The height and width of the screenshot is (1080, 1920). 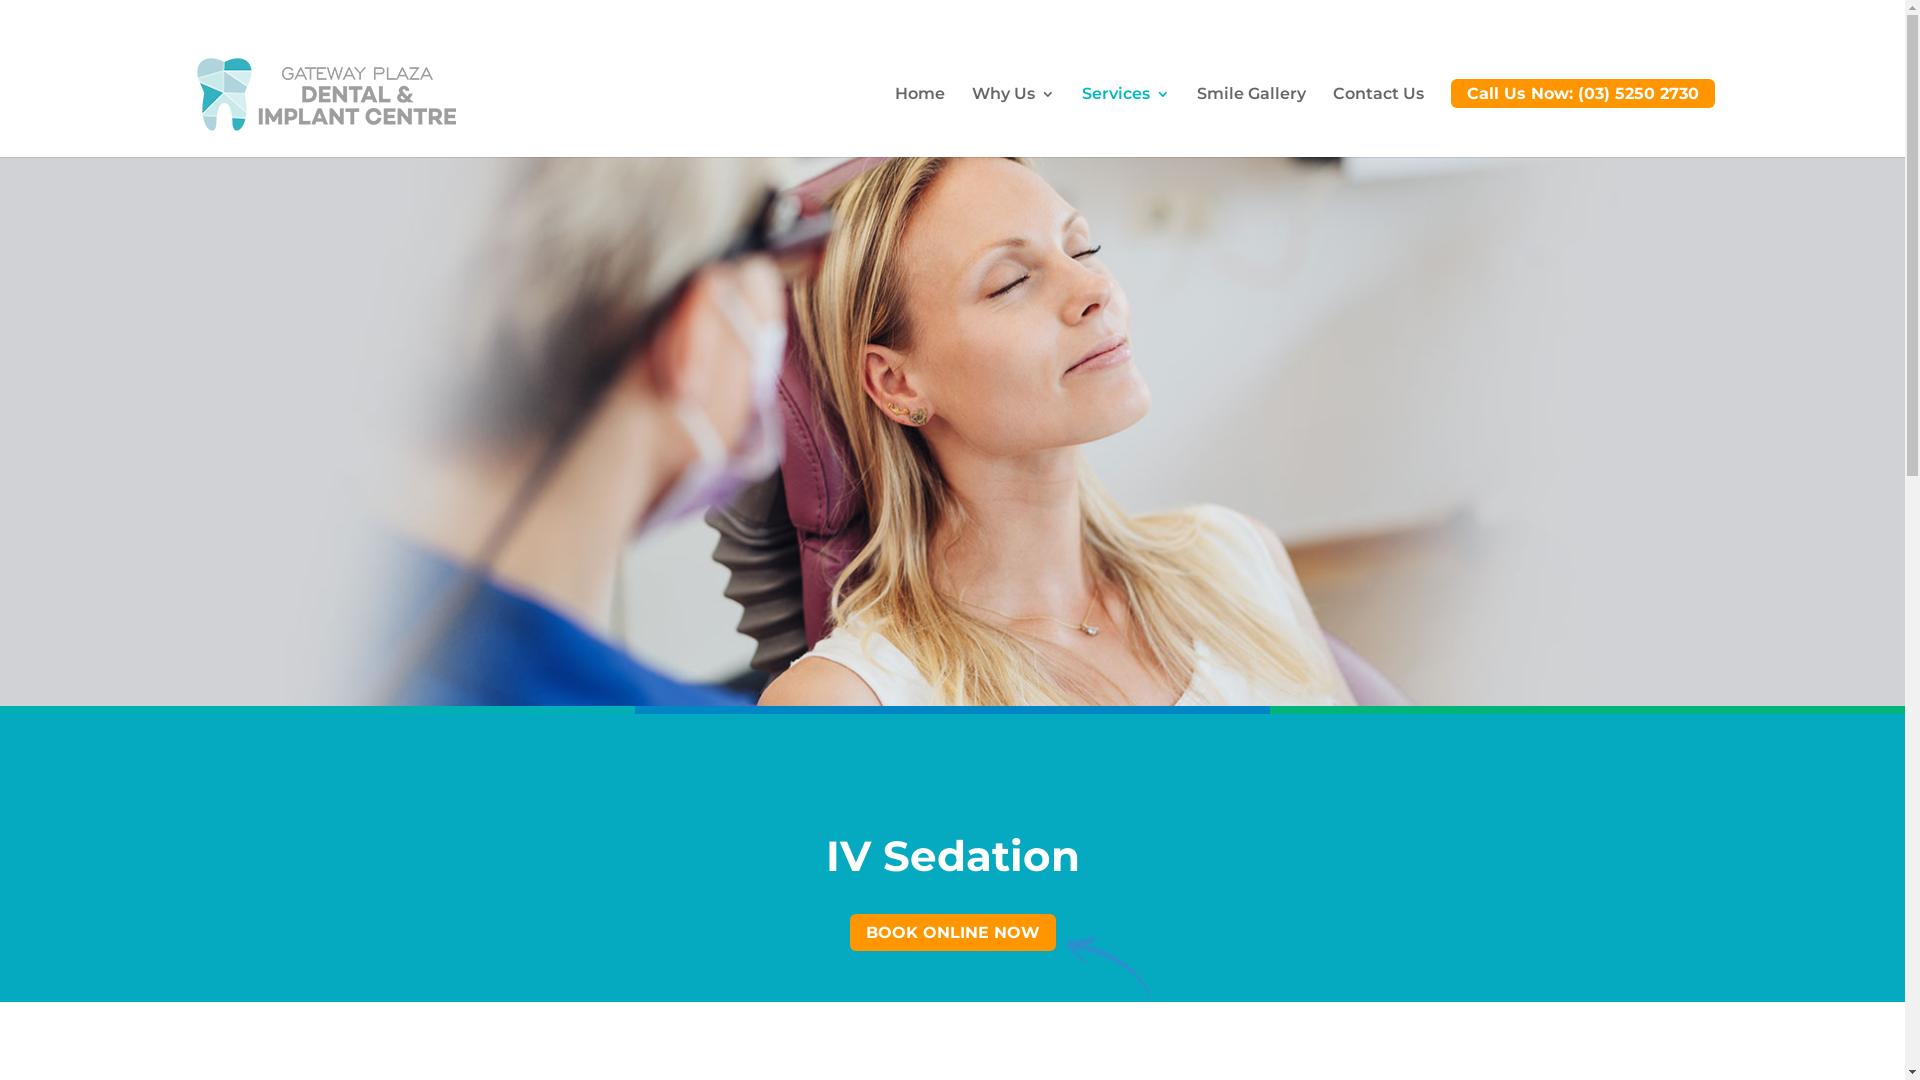 I want to click on 'Smile Gallery', so click(x=1195, y=119).